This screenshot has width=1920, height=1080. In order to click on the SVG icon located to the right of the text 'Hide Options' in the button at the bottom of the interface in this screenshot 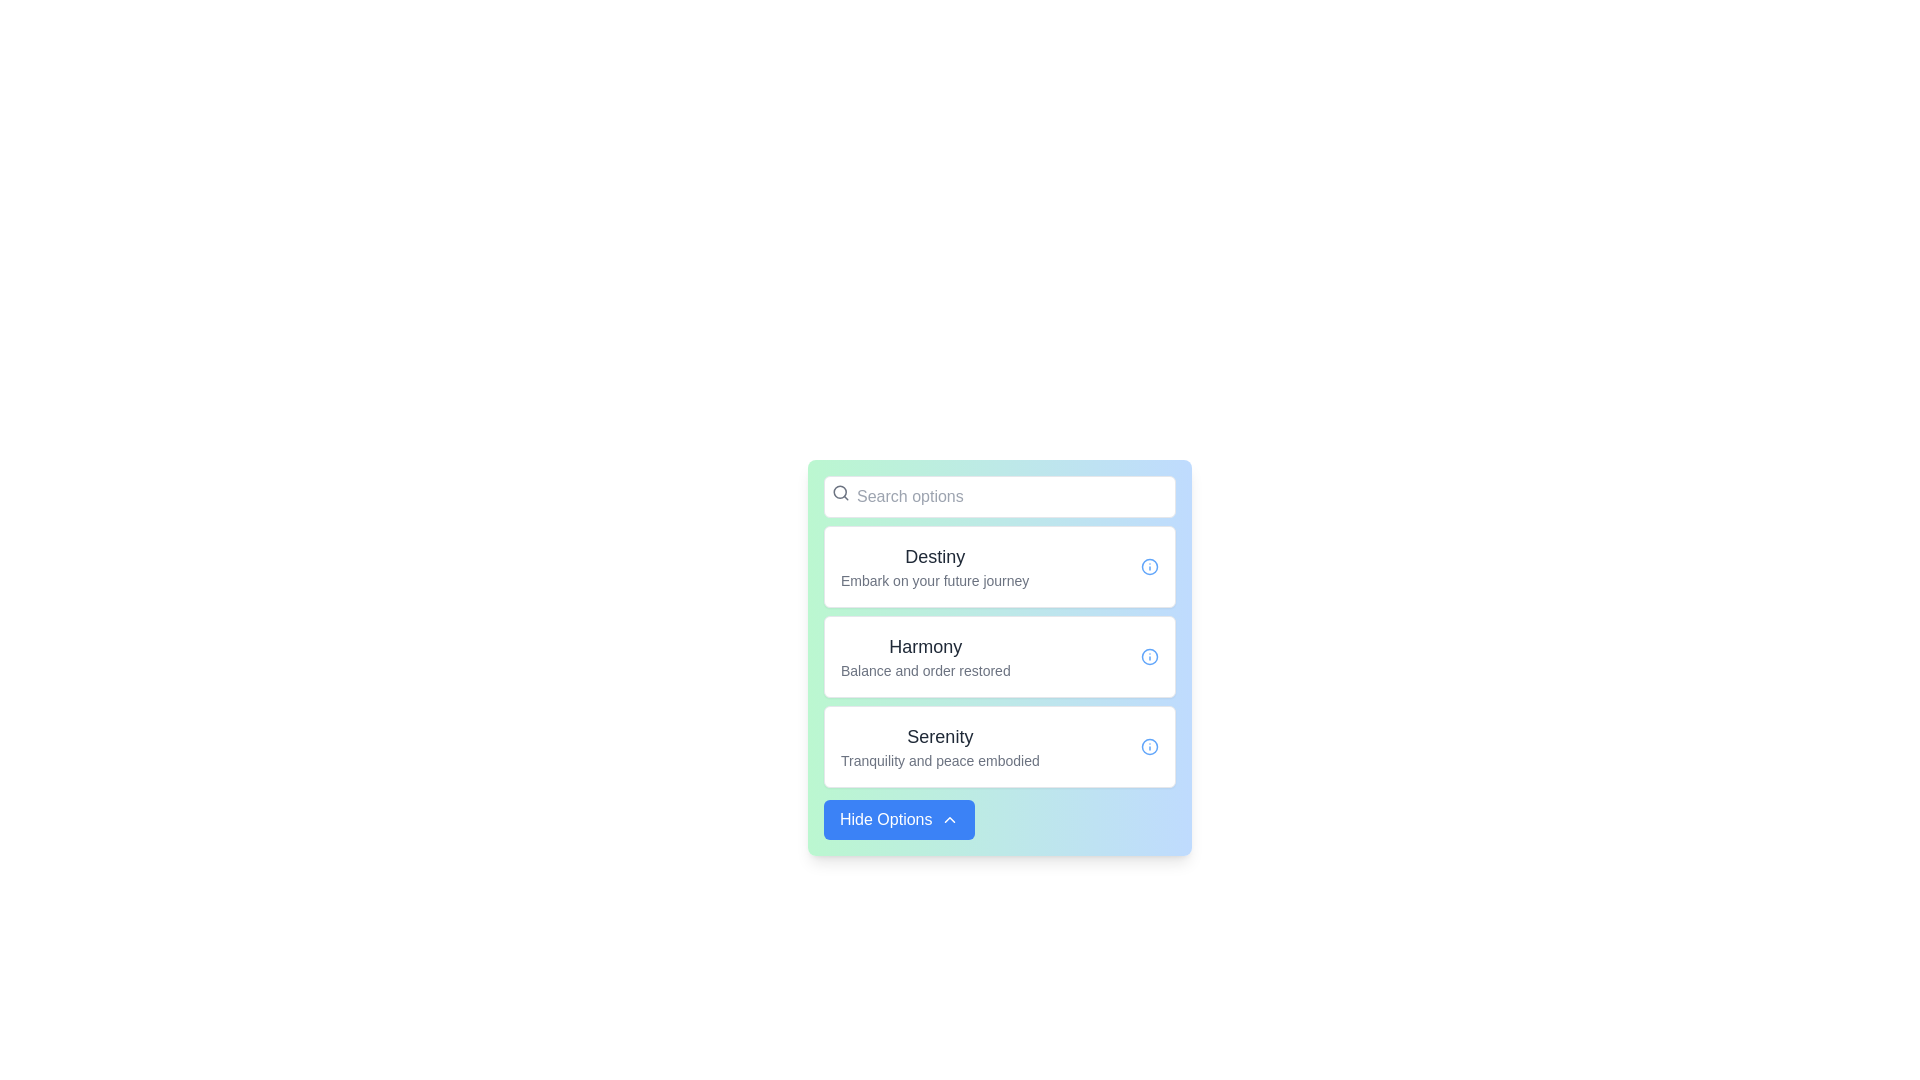, I will do `click(948, 820)`.